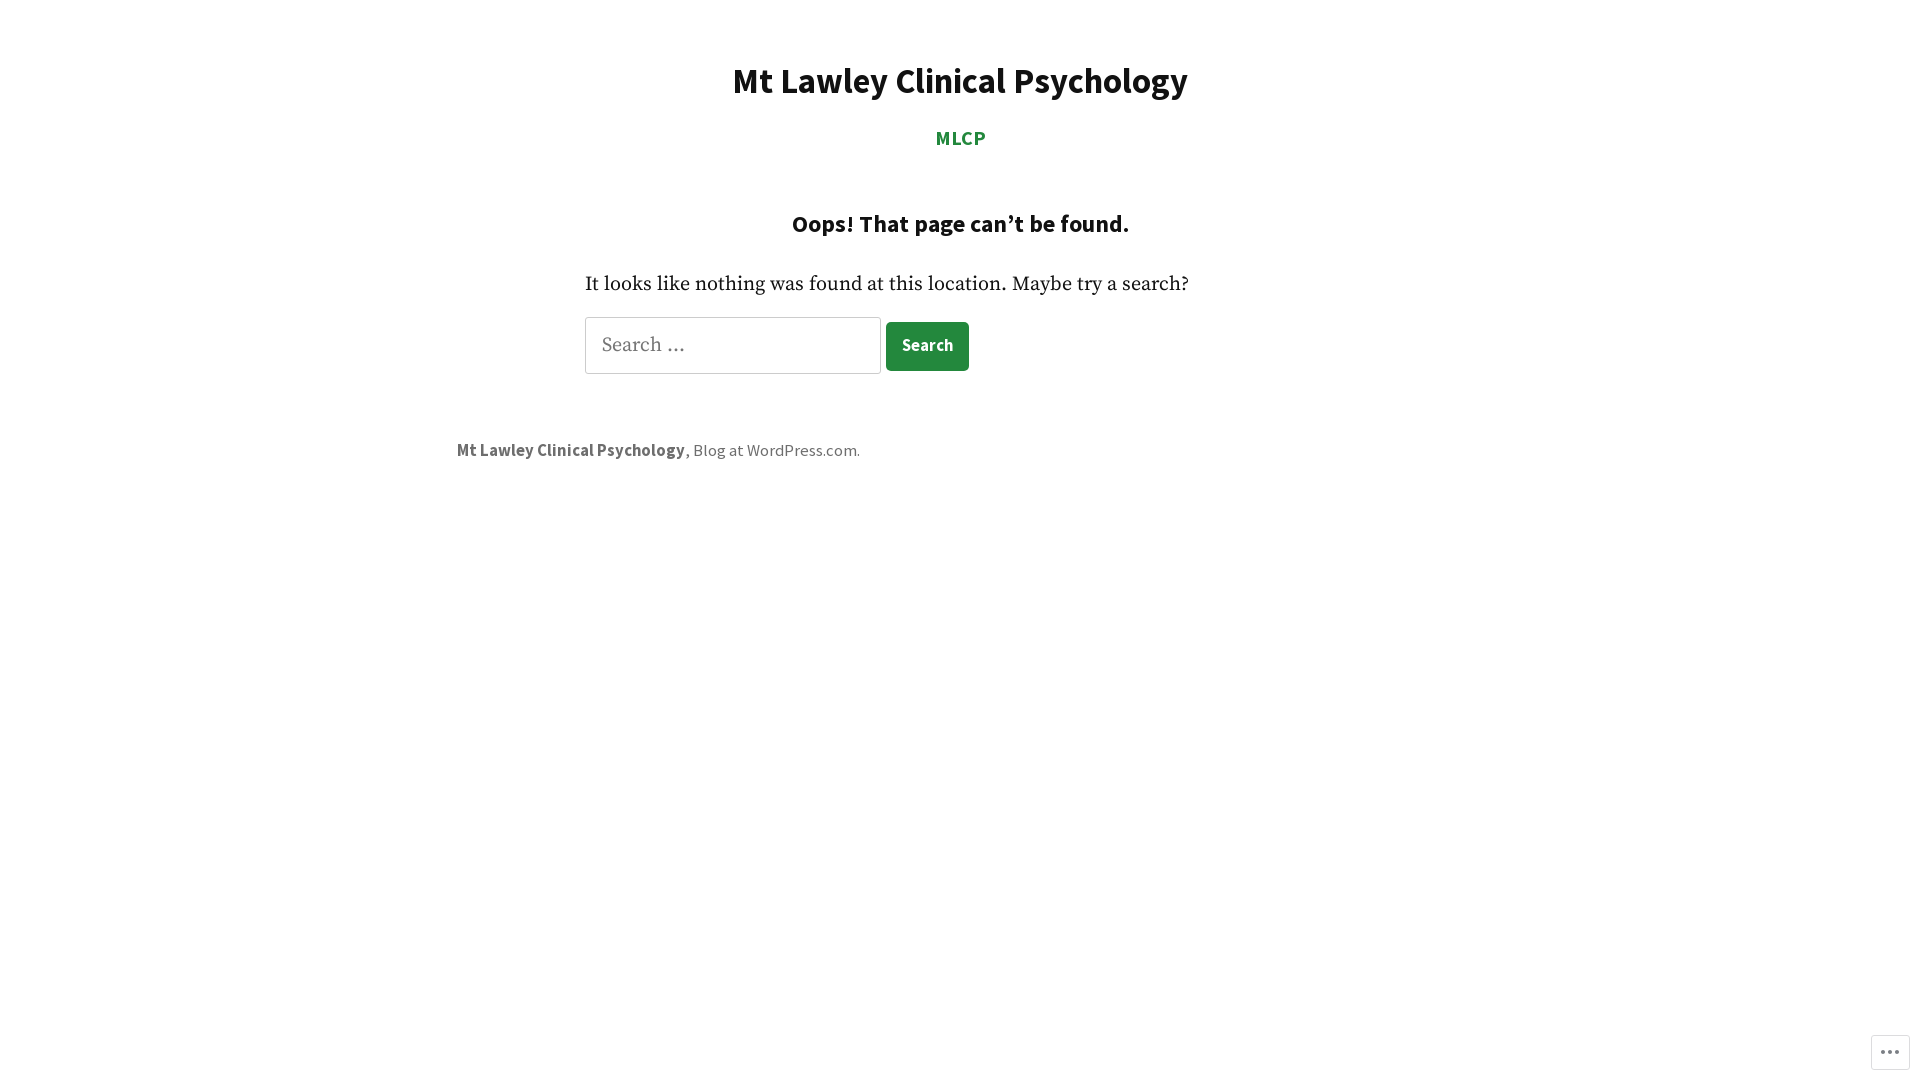  Describe the element at coordinates (570, 450) in the screenshot. I see `'Mt Lawley Clinical Psychology'` at that location.